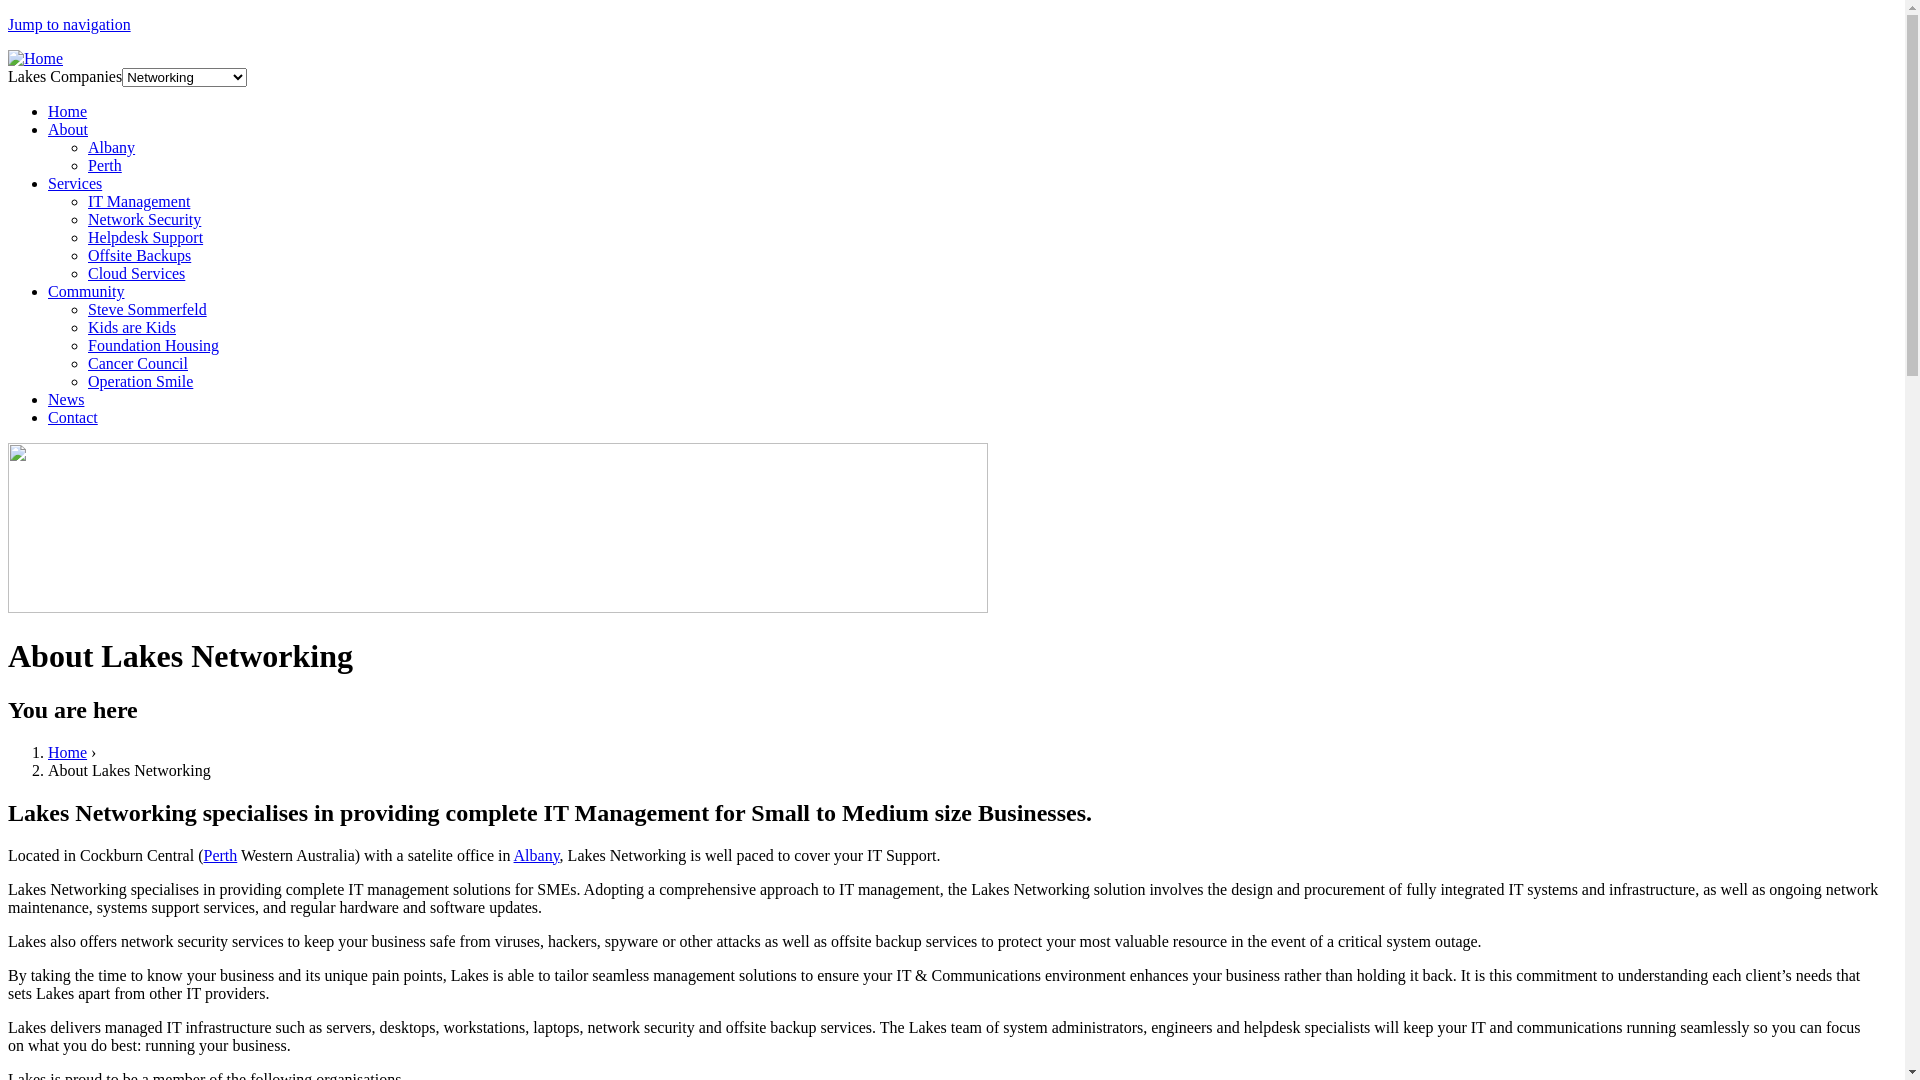  I want to click on 'Services', so click(75, 183).